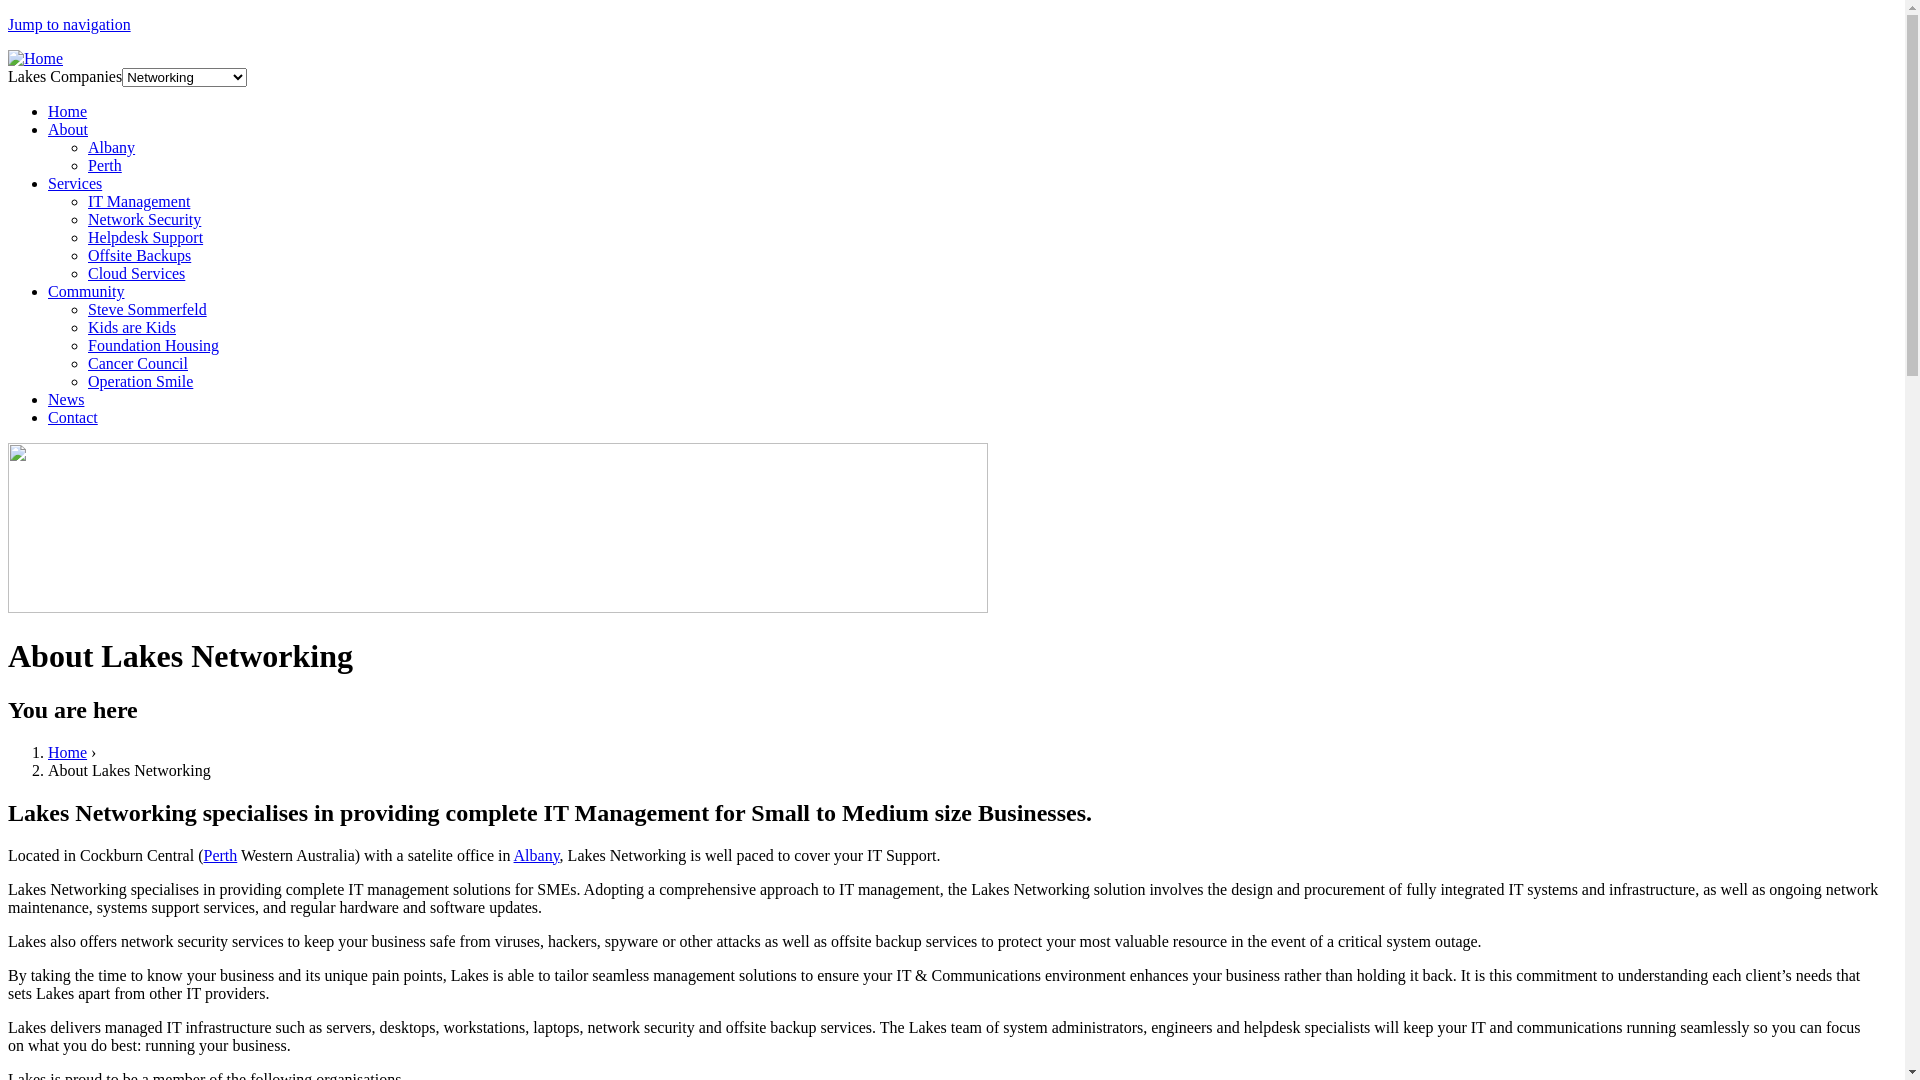  I want to click on 'Services', so click(75, 183).